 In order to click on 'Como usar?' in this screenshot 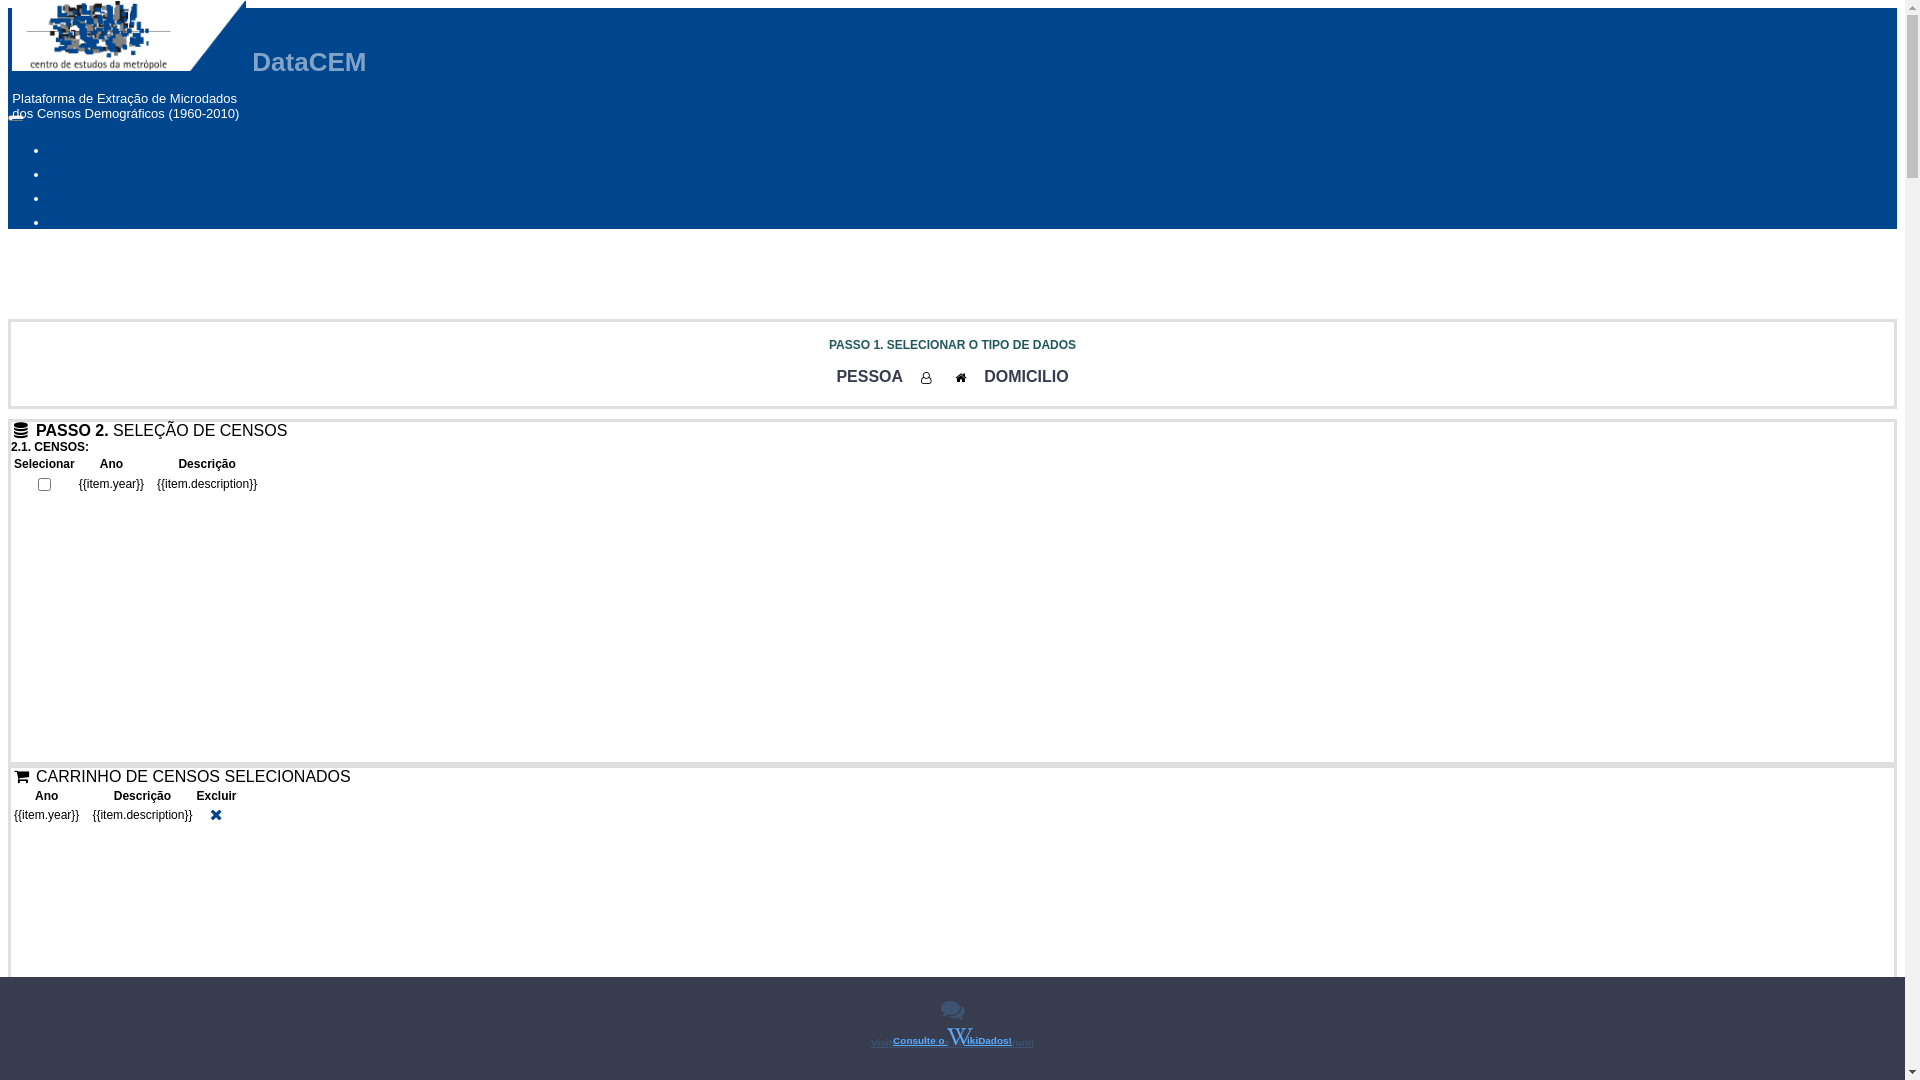, I will do `click(91, 149)`.